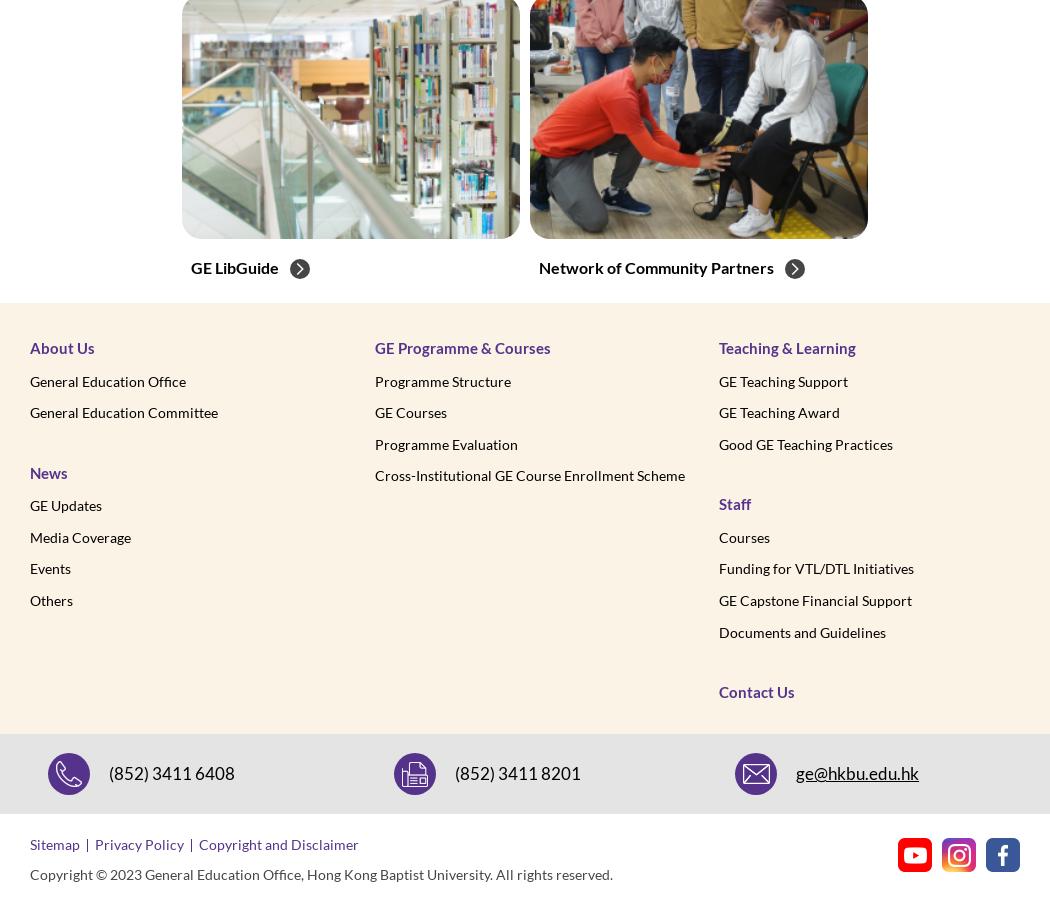  Describe the element at coordinates (48, 472) in the screenshot. I see `'News'` at that location.